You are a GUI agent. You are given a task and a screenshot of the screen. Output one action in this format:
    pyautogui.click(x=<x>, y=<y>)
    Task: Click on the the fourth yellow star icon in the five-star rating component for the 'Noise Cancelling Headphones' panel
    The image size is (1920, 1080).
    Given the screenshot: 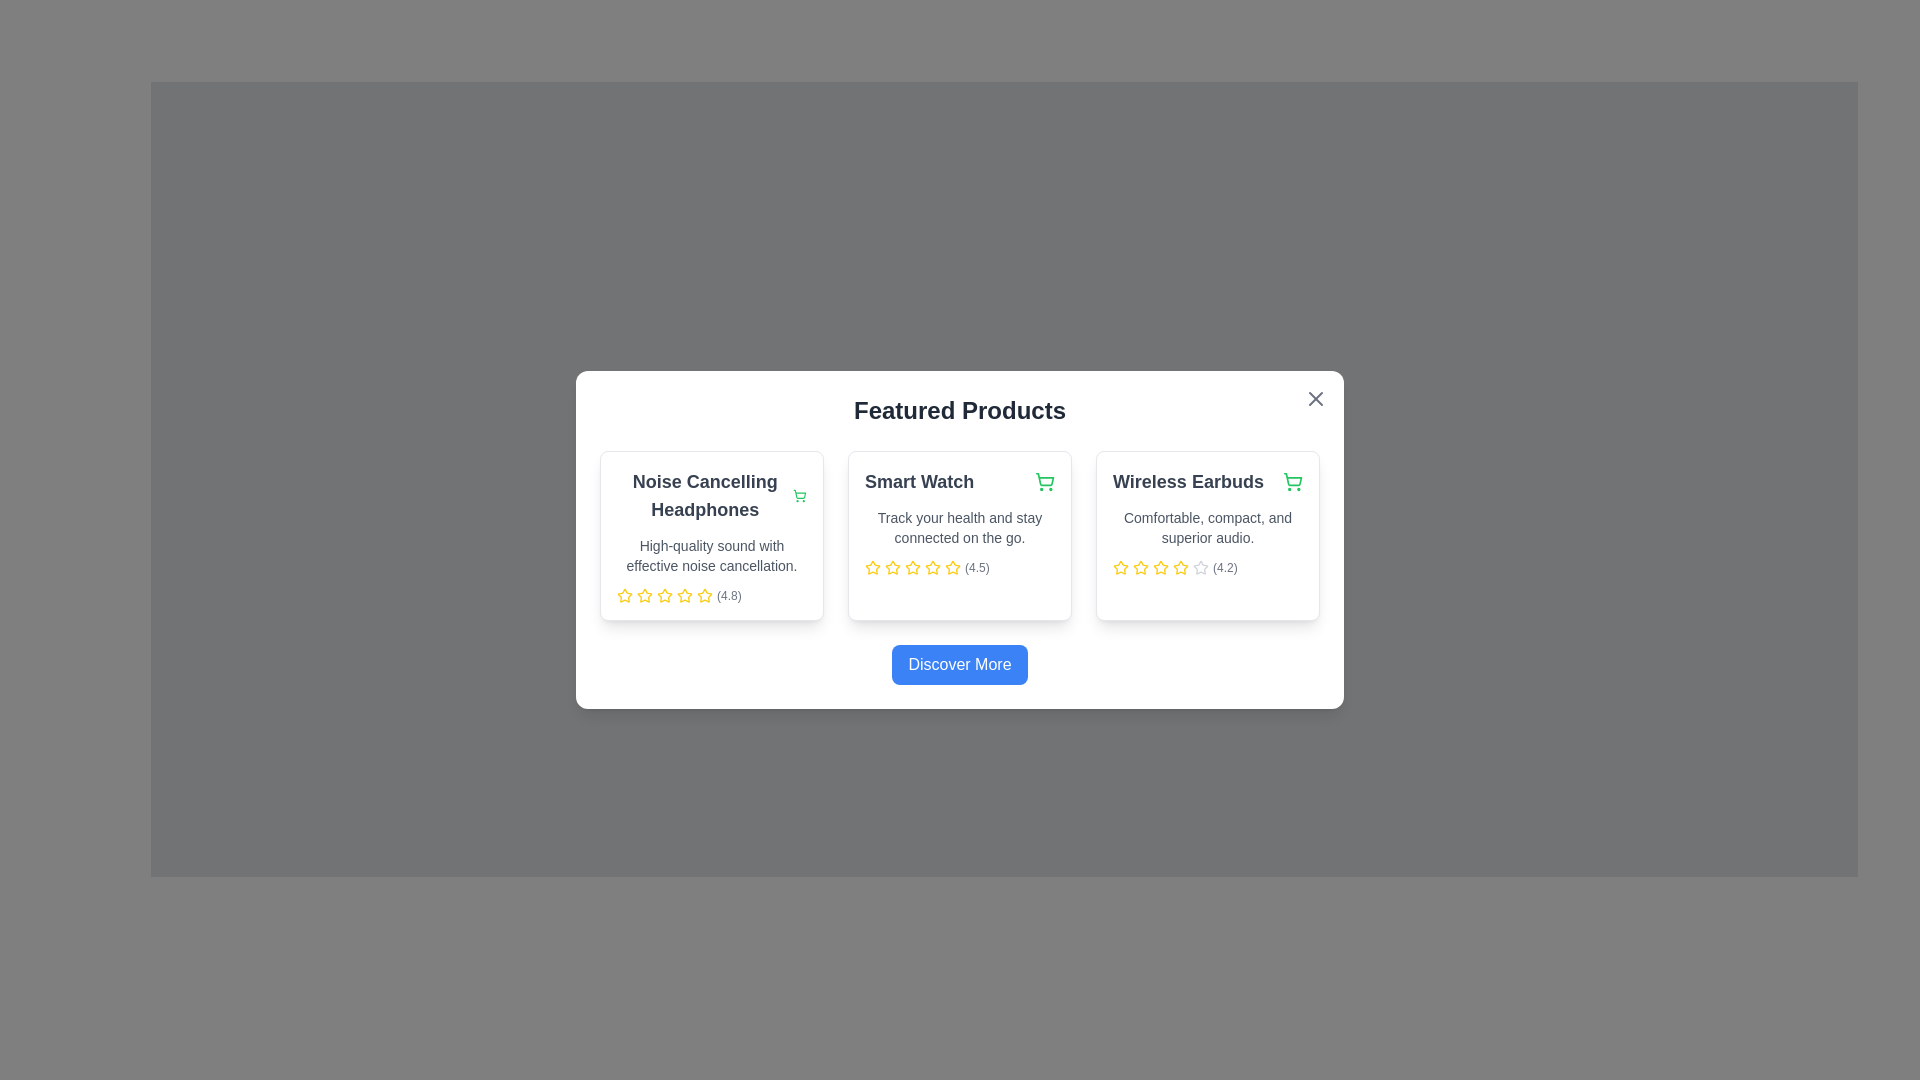 What is the action you would take?
    pyautogui.click(x=665, y=595)
    